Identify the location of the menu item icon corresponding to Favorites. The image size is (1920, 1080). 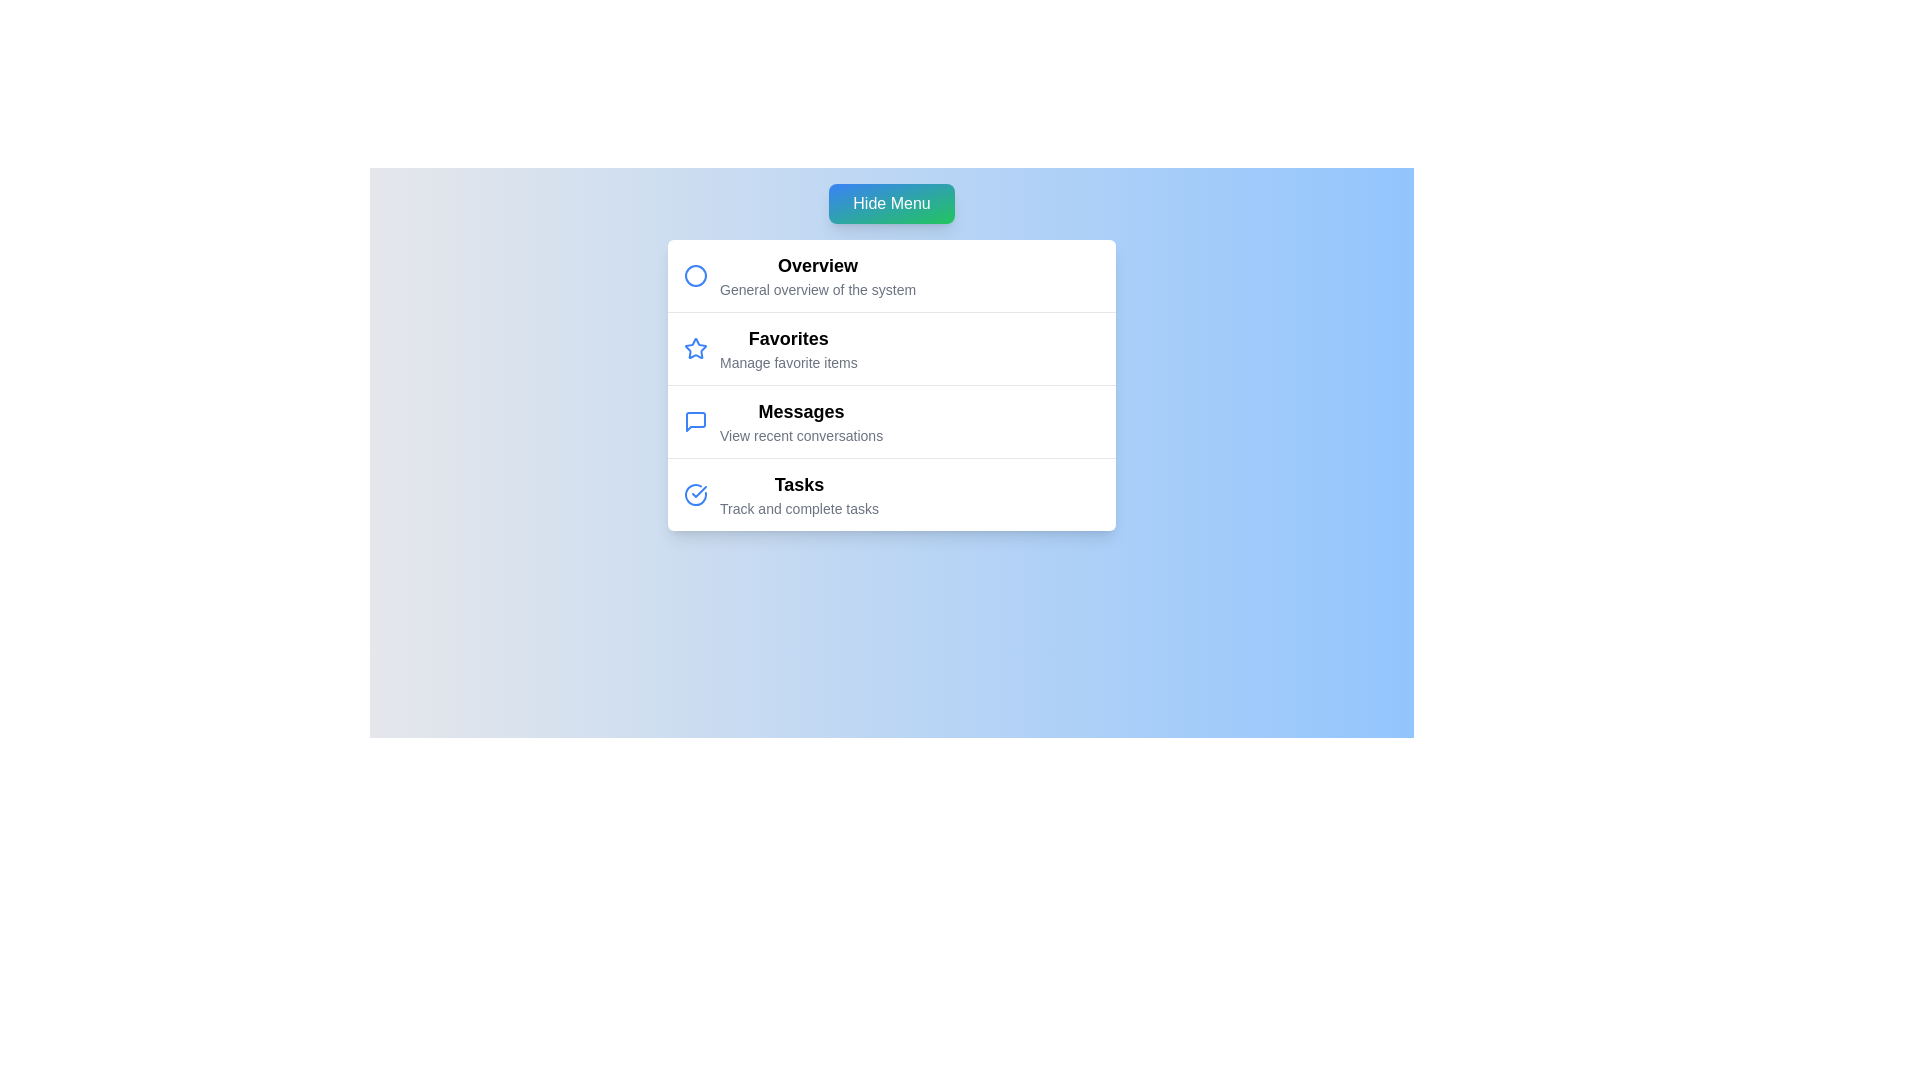
(696, 347).